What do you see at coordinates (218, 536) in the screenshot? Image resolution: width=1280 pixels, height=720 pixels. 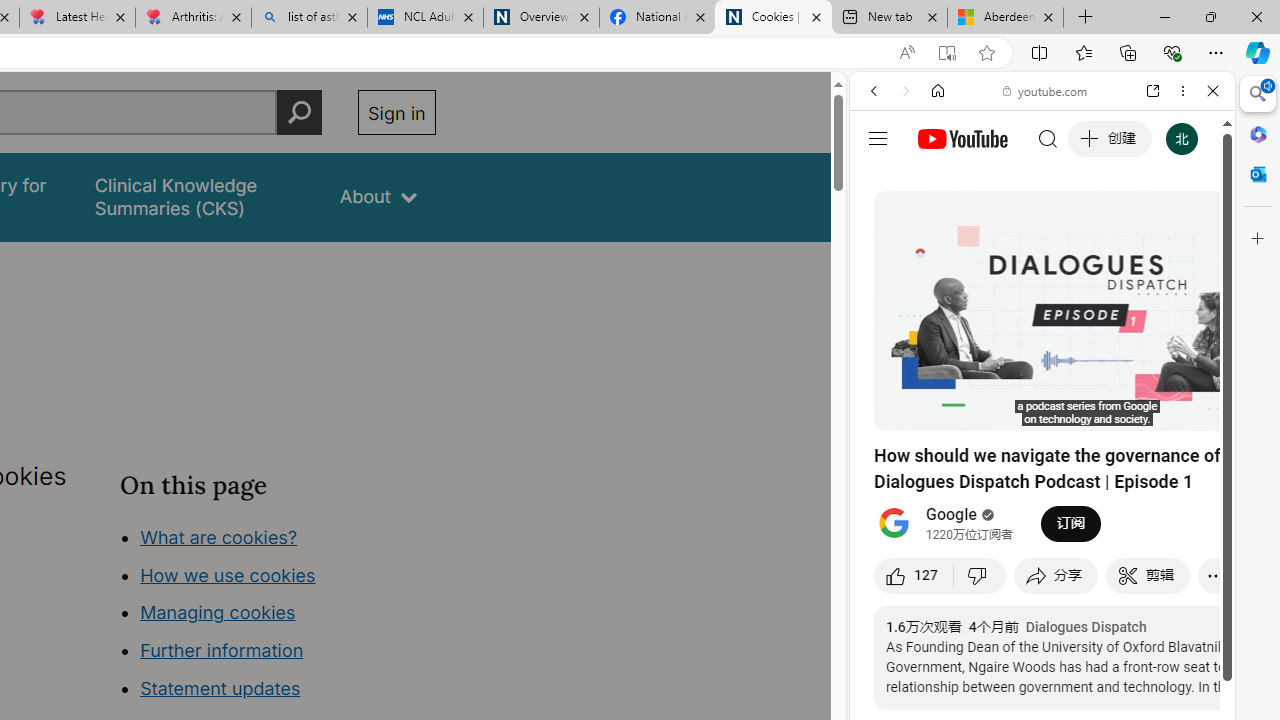 I see `'What are cookies?'` at bounding box center [218, 536].